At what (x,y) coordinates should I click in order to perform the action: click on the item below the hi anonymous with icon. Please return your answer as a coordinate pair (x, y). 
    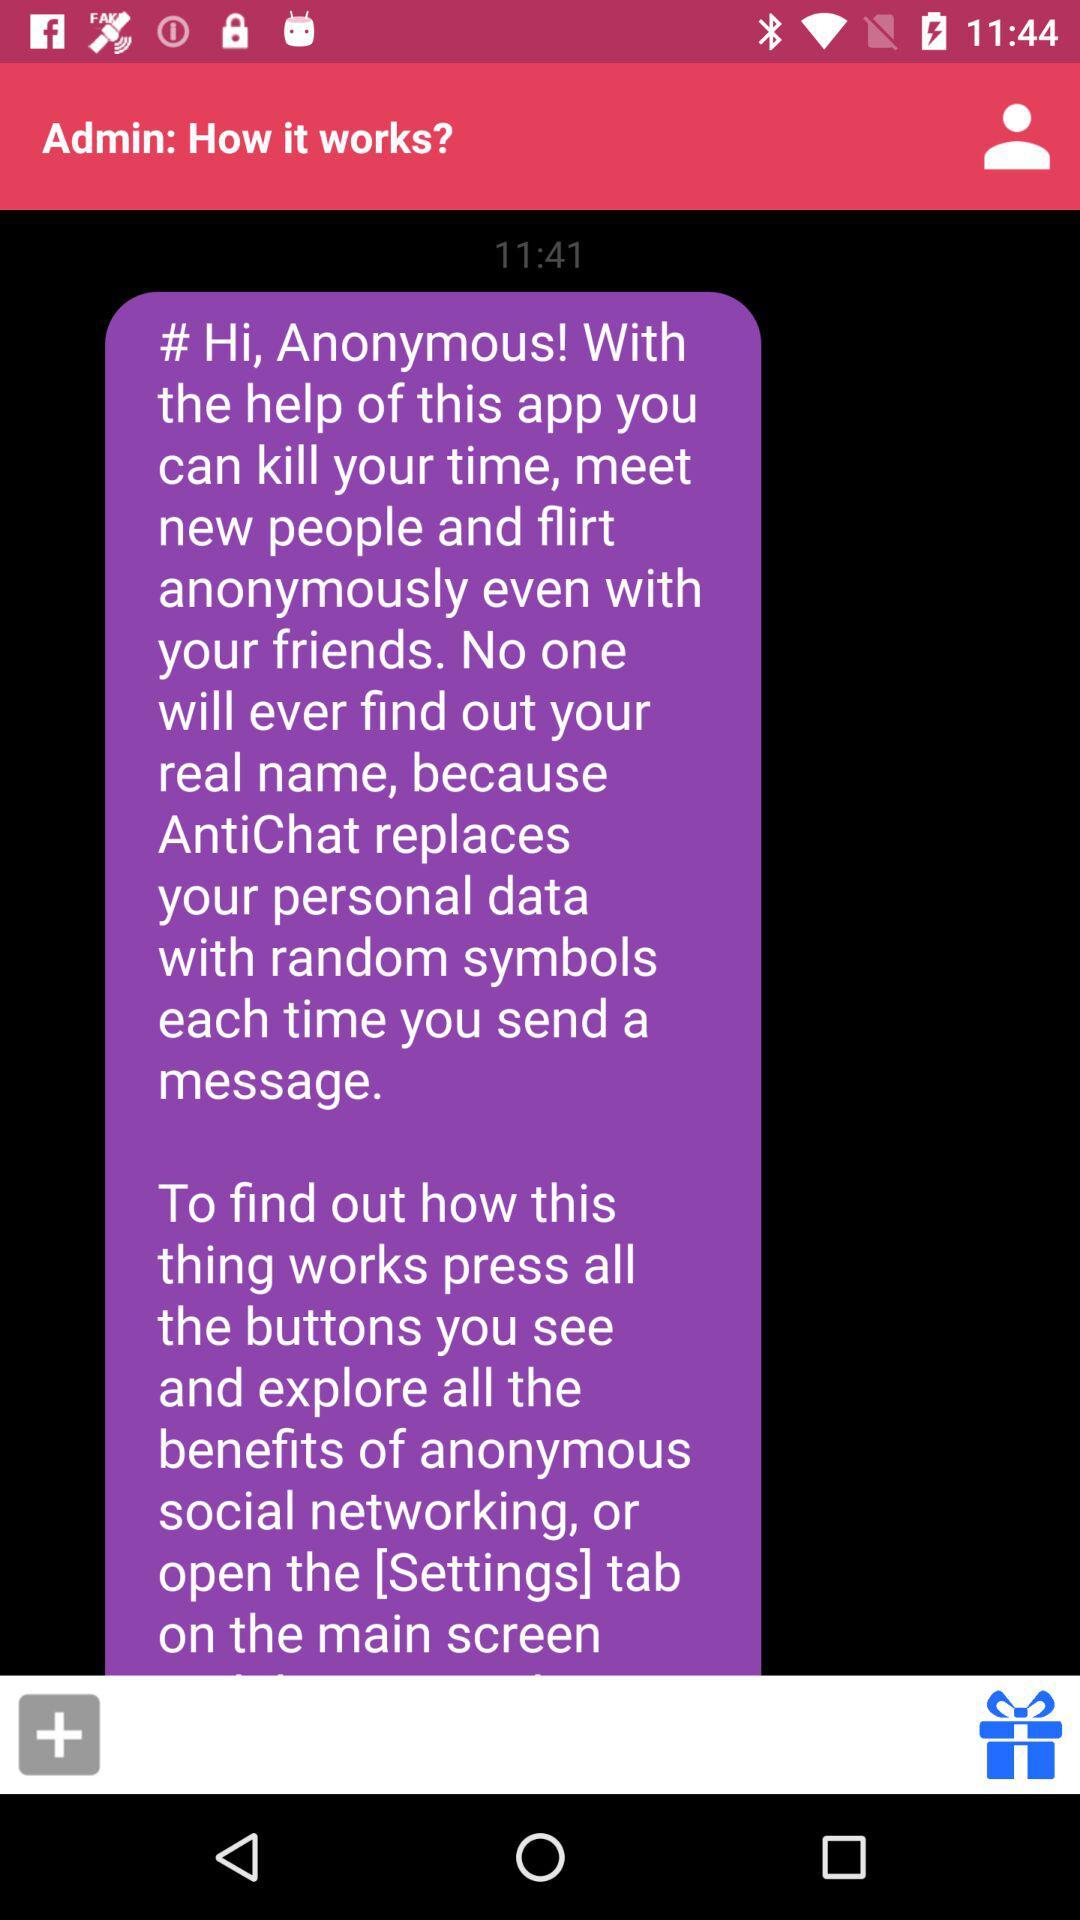
    Looking at the image, I should click on (58, 1733).